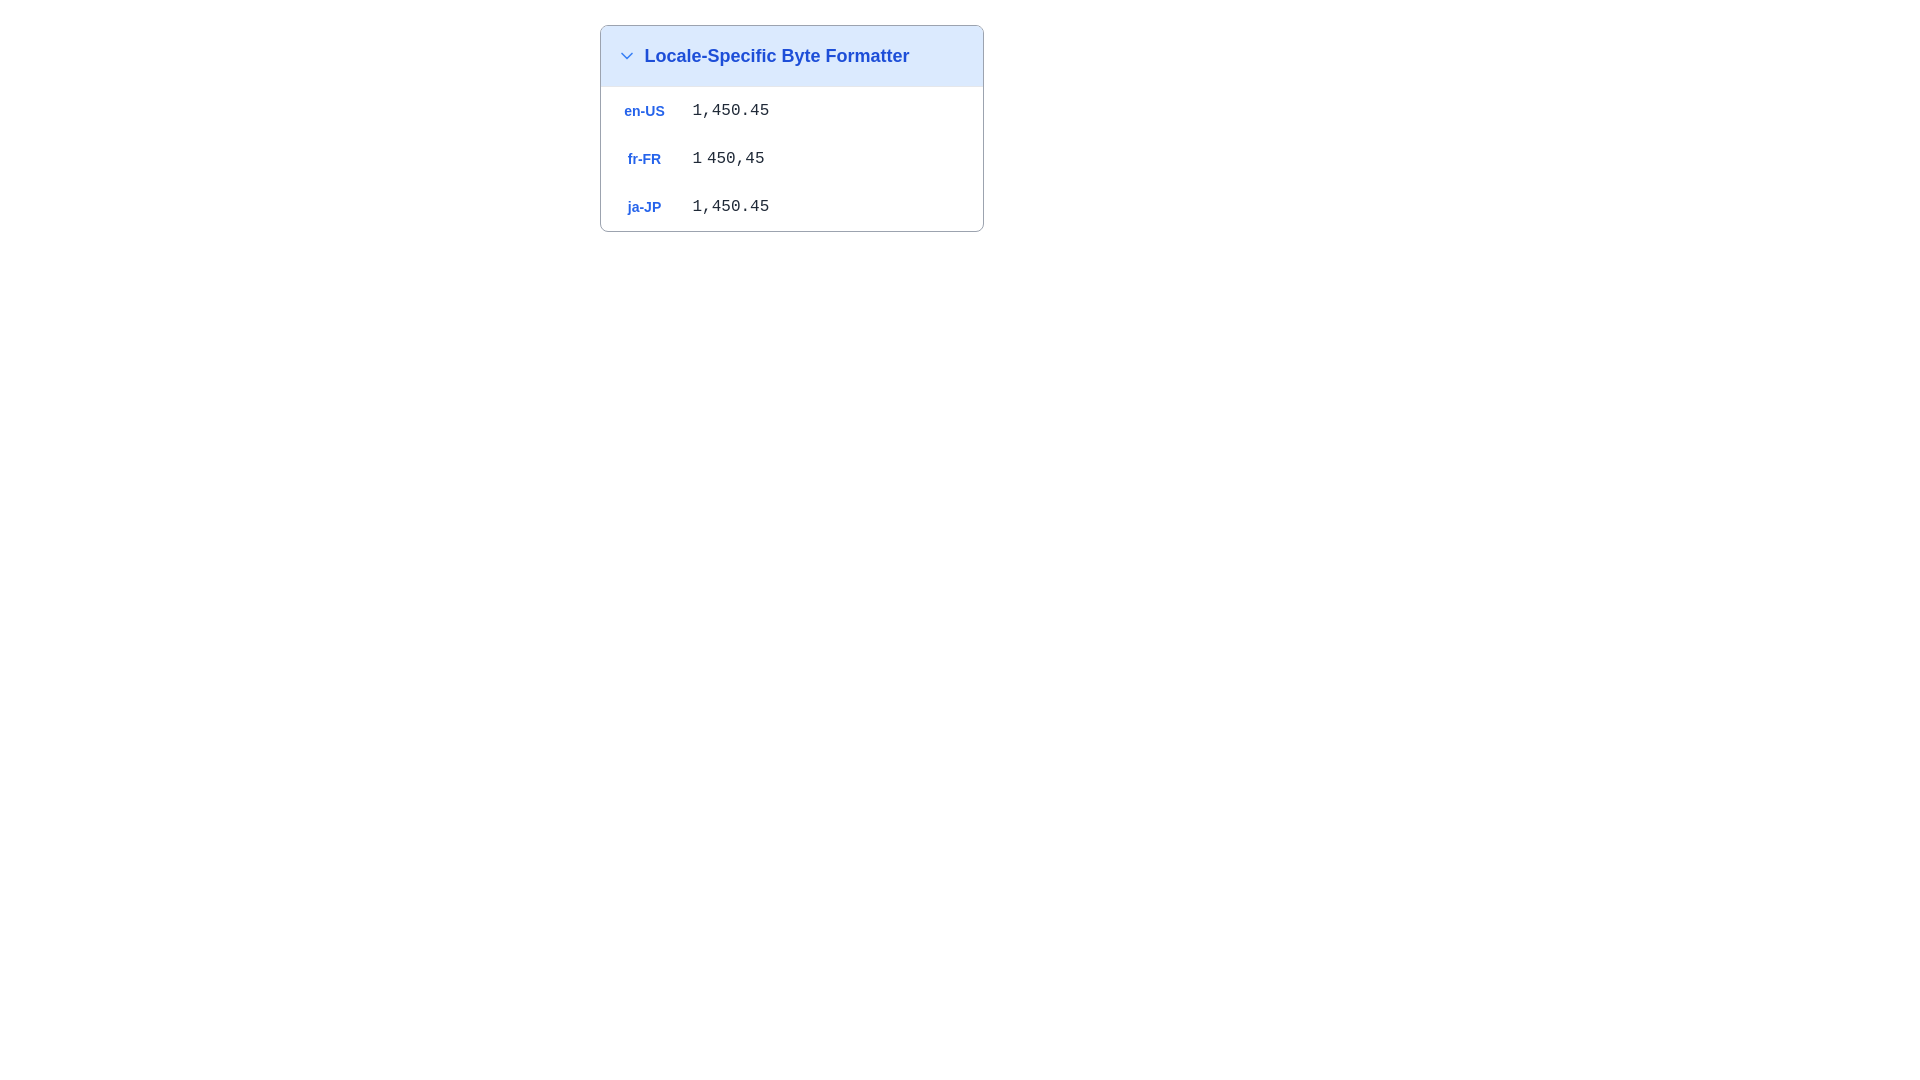 The image size is (1920, 1080). I want to click on the text label displaying 'en-US' in a blue-colored, bold font, located in the topmost row under 'Locale-Specific Byte Formatter.', so click(644, 111).